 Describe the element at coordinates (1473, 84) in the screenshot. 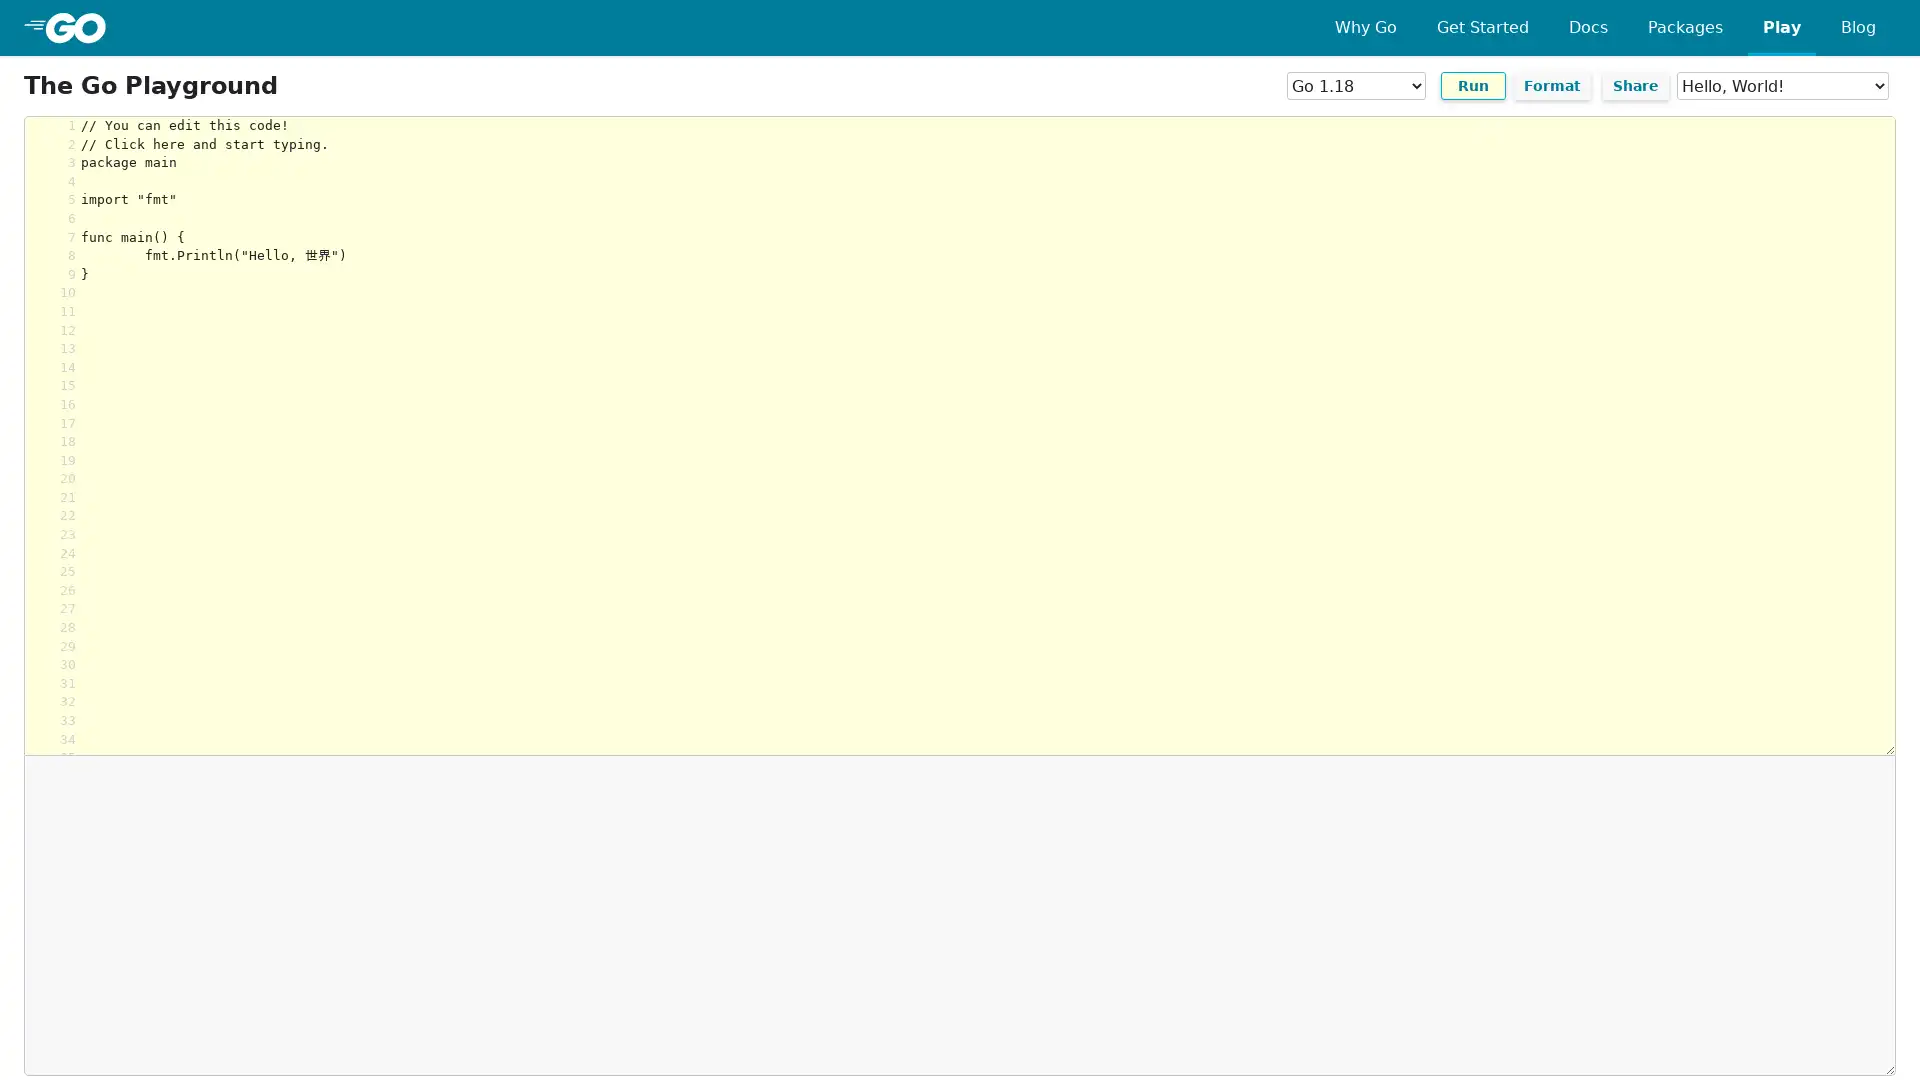

I see `Run` at that location.